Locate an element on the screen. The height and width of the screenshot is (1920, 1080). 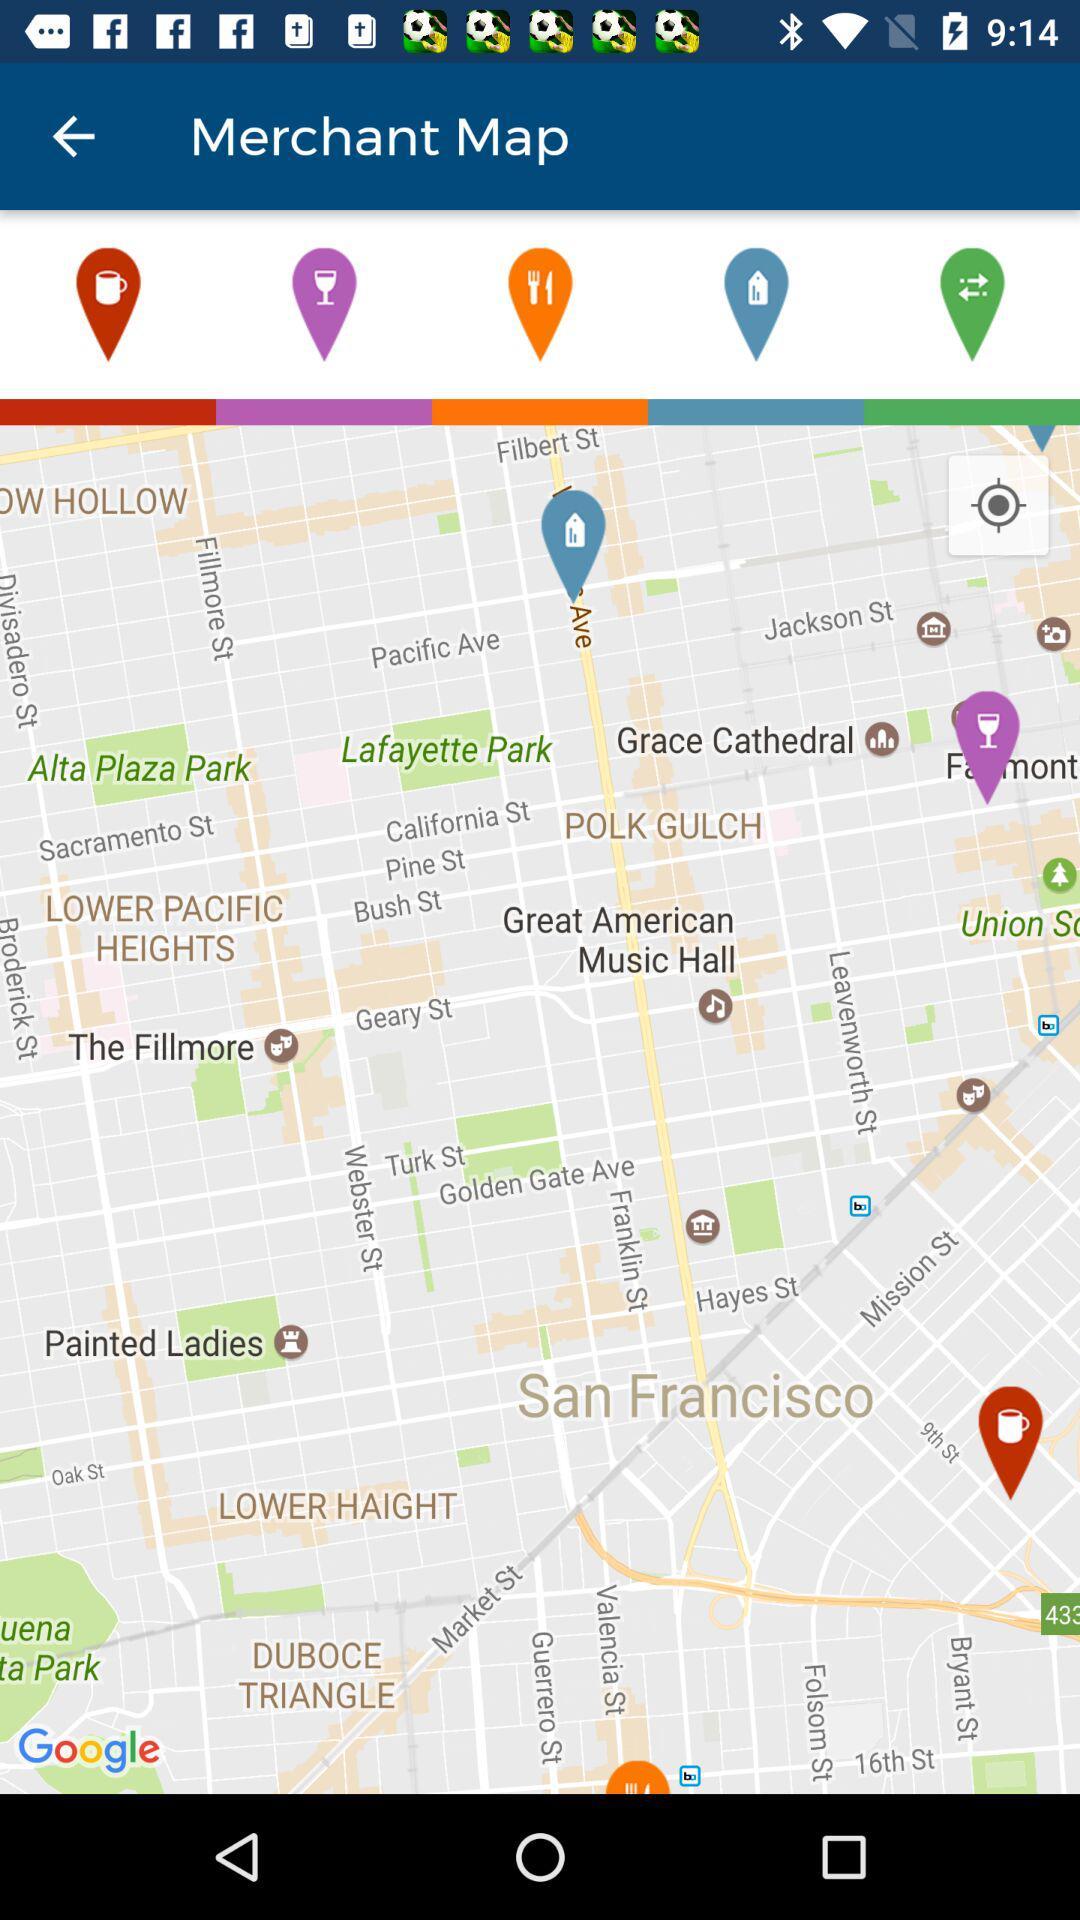
icon to the left of merchant map item is located at coordinates (72, 135).